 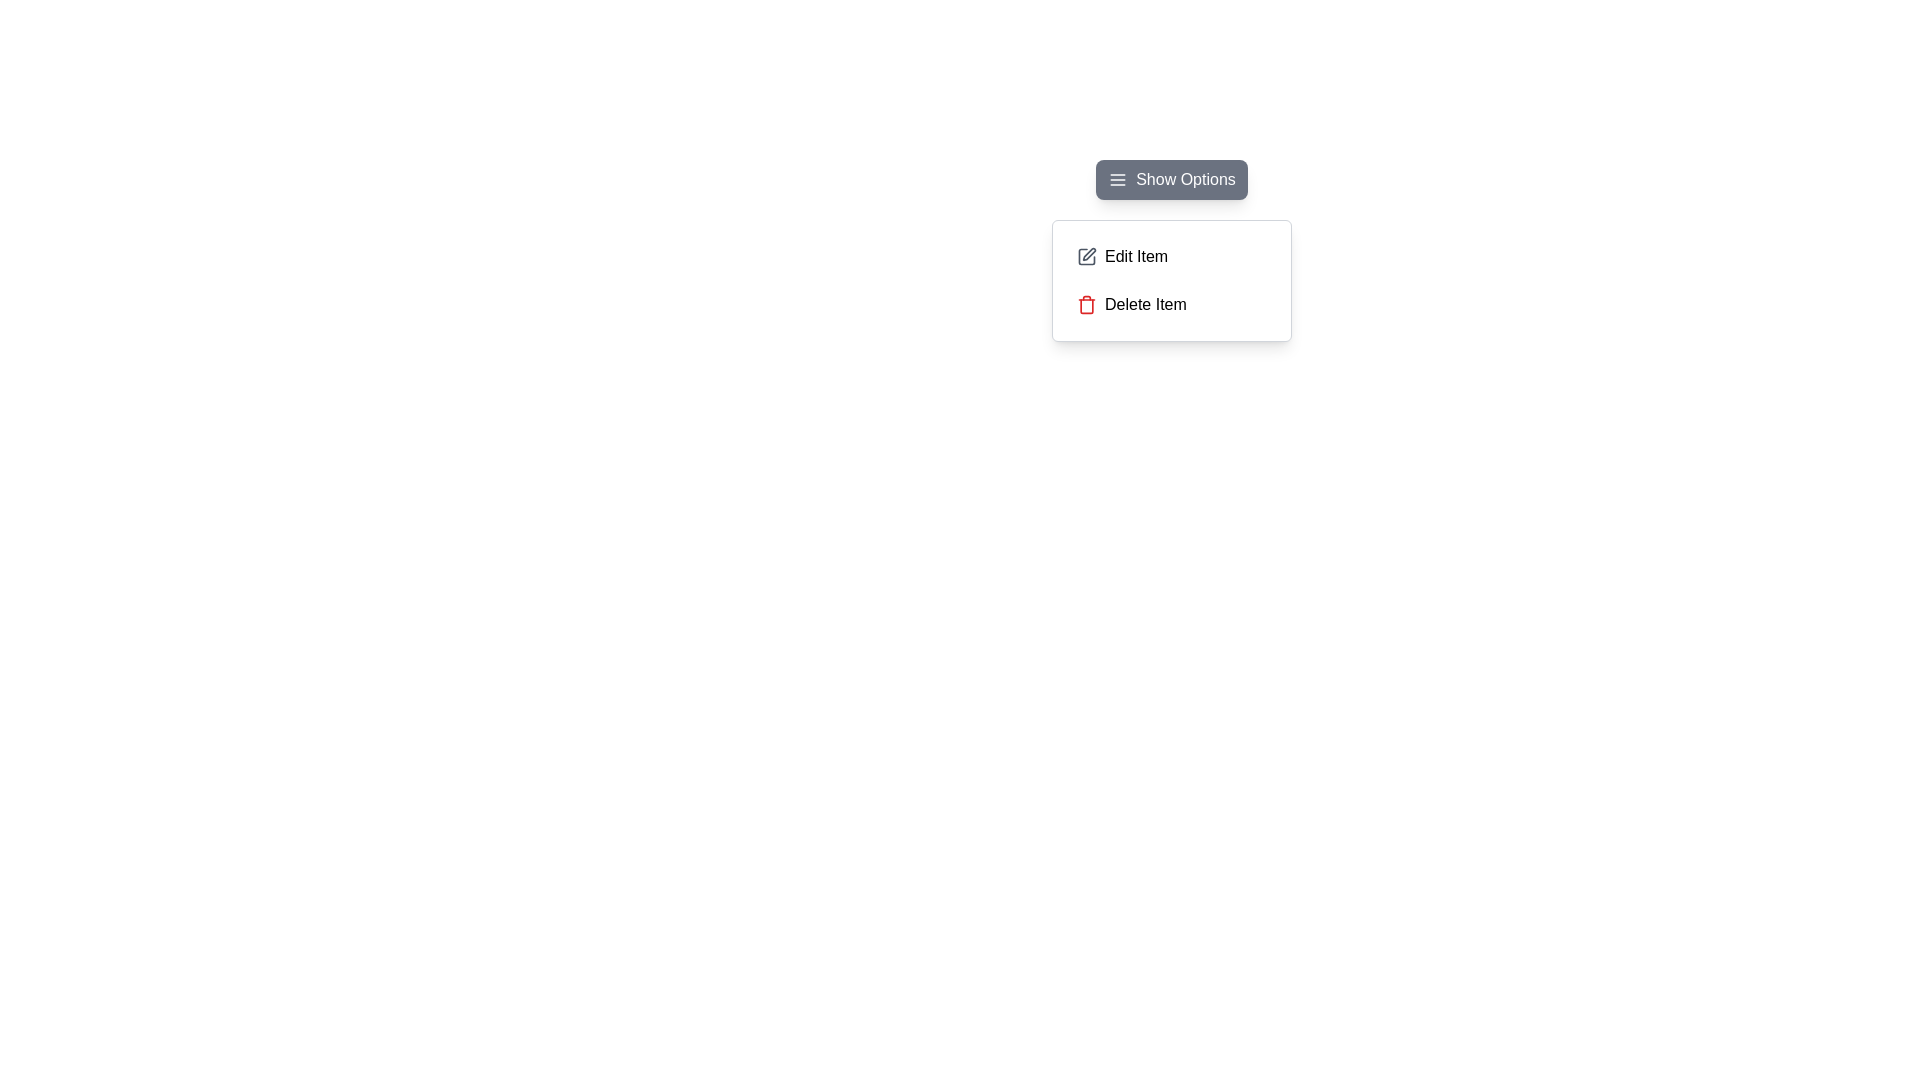 I want to click on the pencil icon located to the left of the 'Edit Item' text in the dropdown menu under the 'Show Options' button, so click(x=1085, y=256).